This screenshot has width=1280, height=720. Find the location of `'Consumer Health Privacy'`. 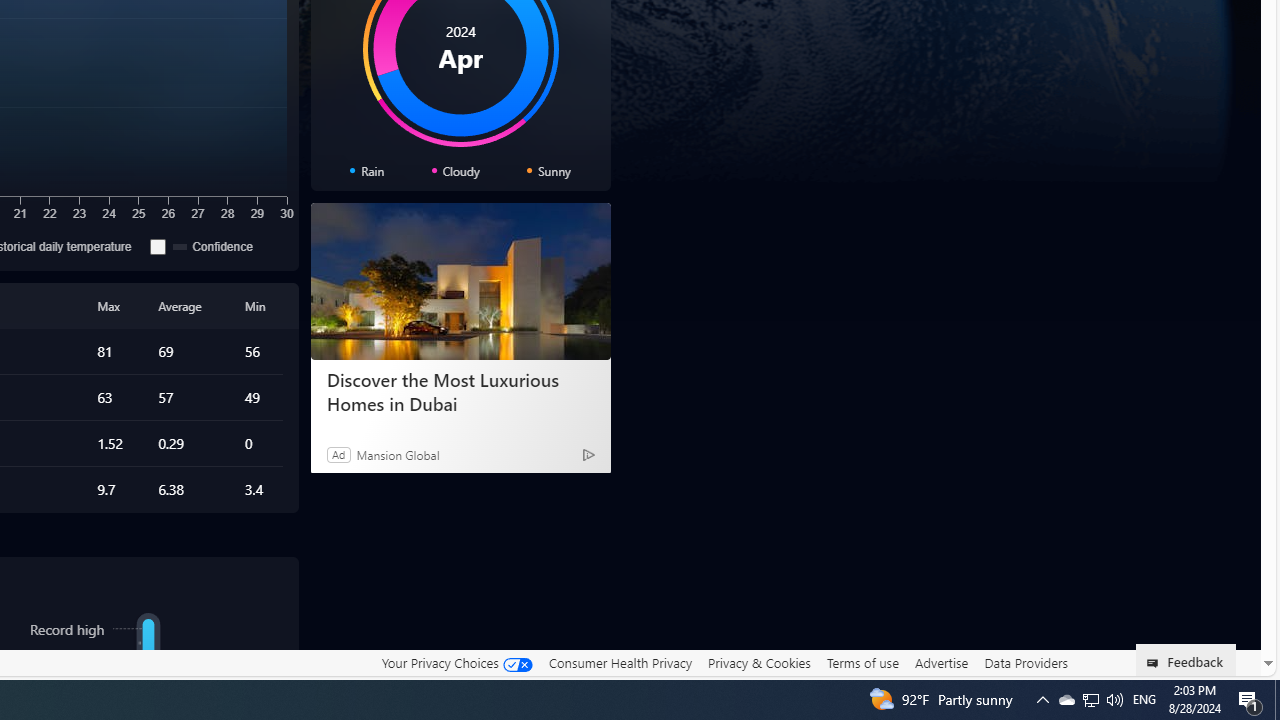

'Consumer Health Privacy' is located at coordinates (619, 663).